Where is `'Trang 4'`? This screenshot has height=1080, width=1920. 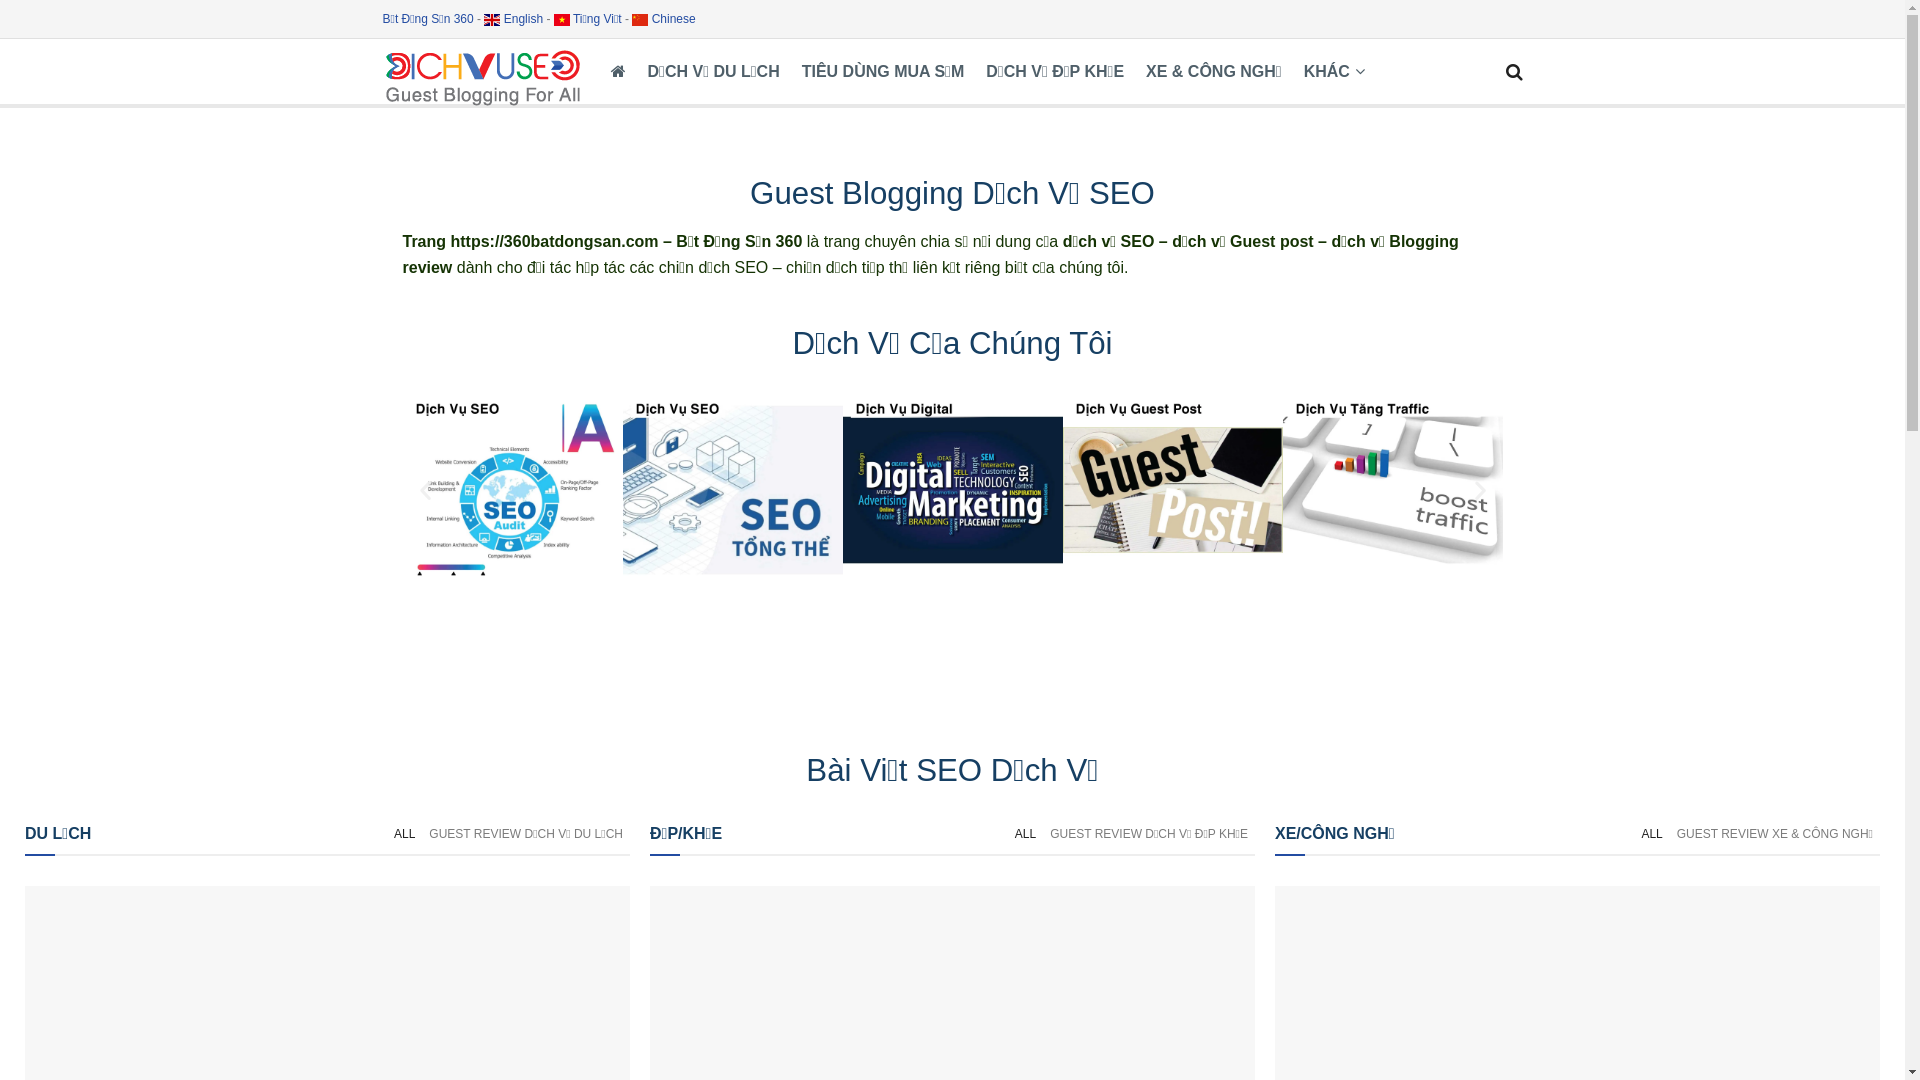 'Trang 4' is located at coordinates (512, 489).